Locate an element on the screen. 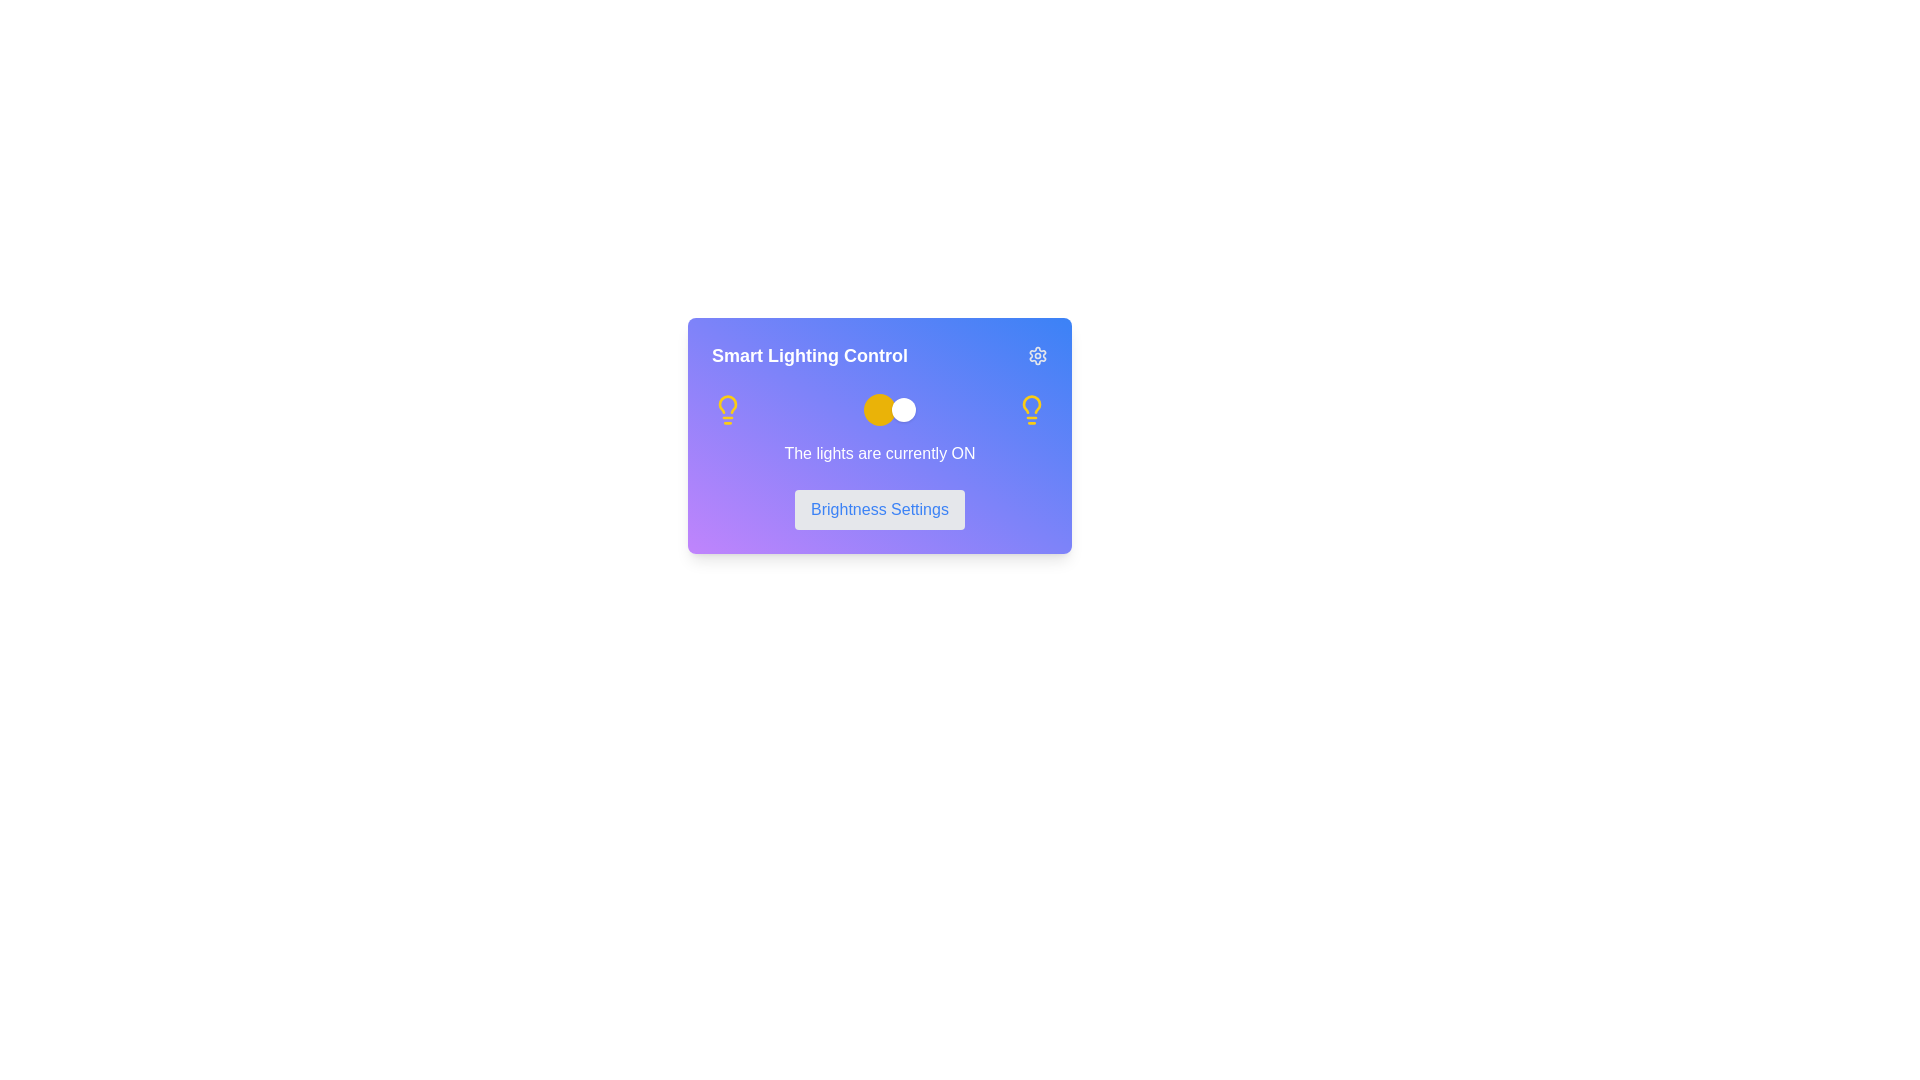 This screenshot has width=1920, height=1080. the gear-shaped icon located in the top-right corner of the 'Smart Lighting Control' card is located at coordinates (1037, 354).